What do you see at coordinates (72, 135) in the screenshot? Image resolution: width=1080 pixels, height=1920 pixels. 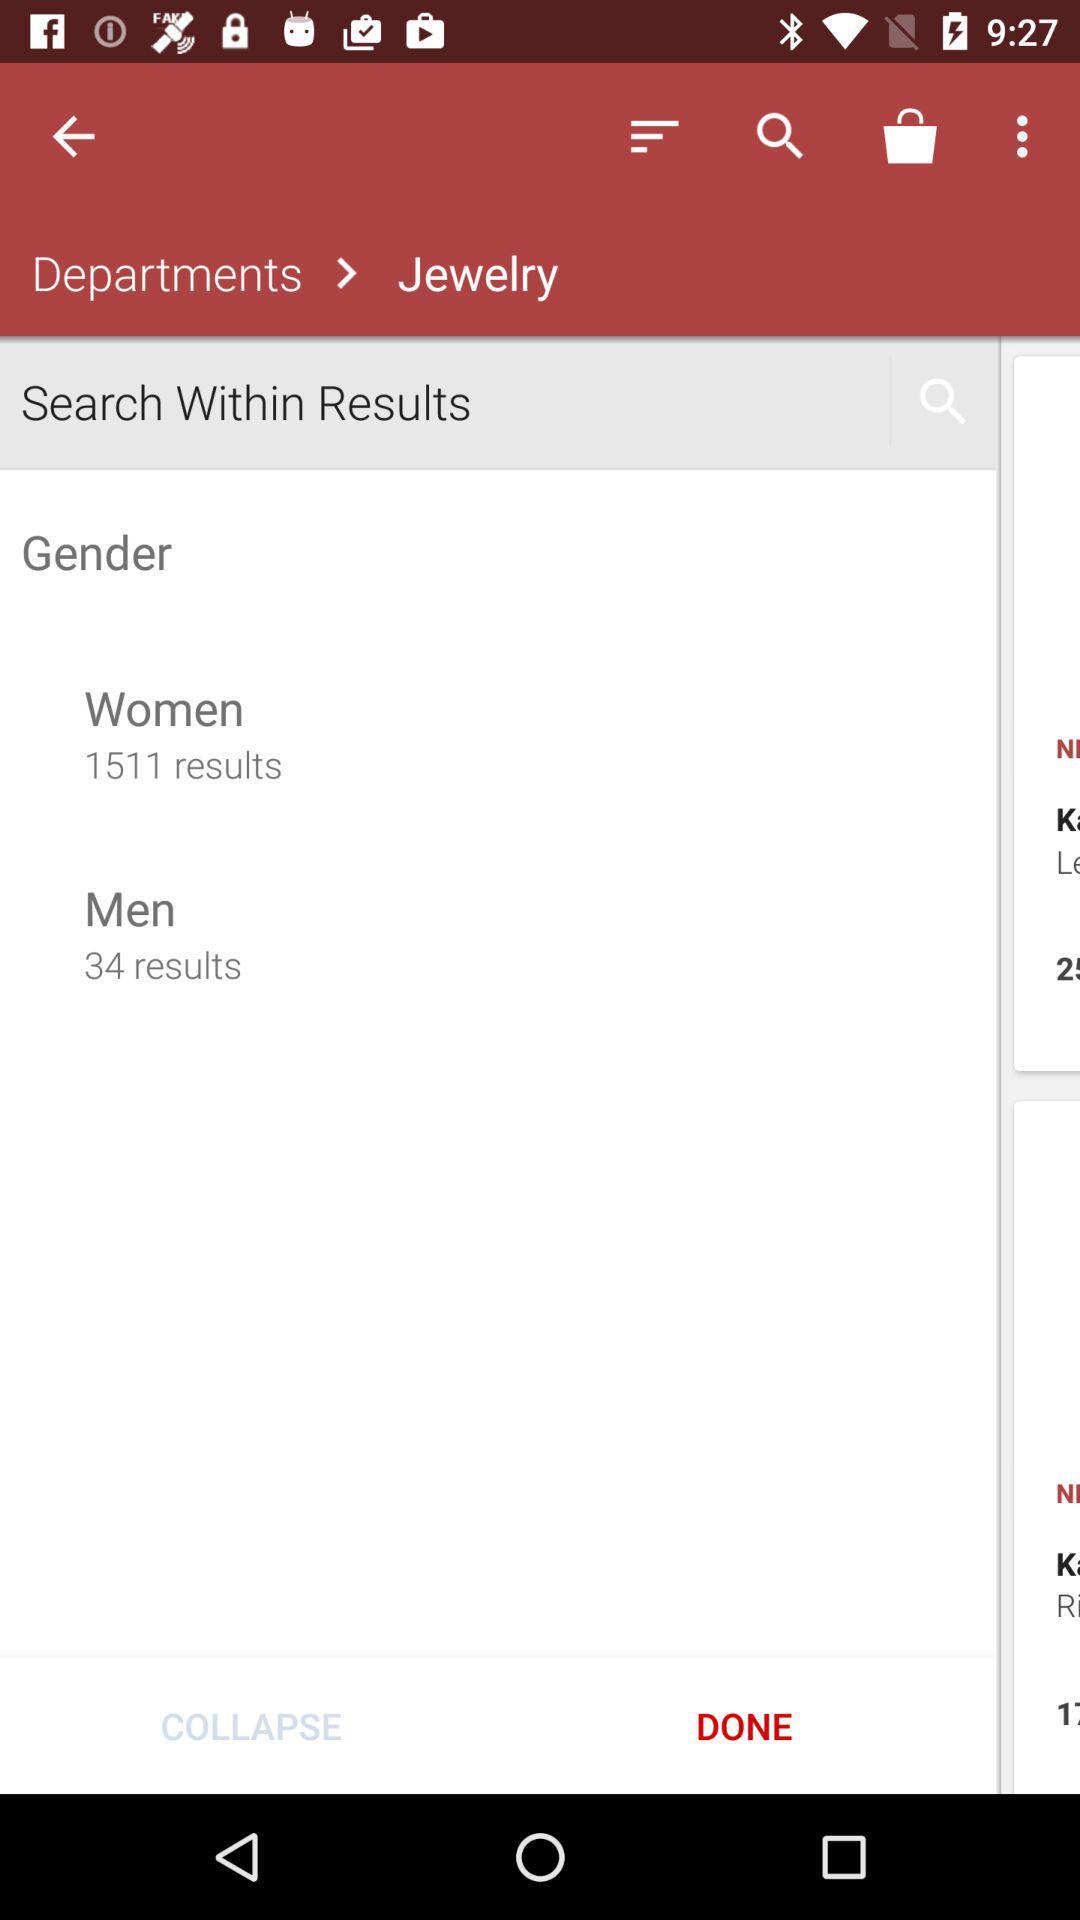 I see `the icon above the departments` at bounding box center [72, 135].